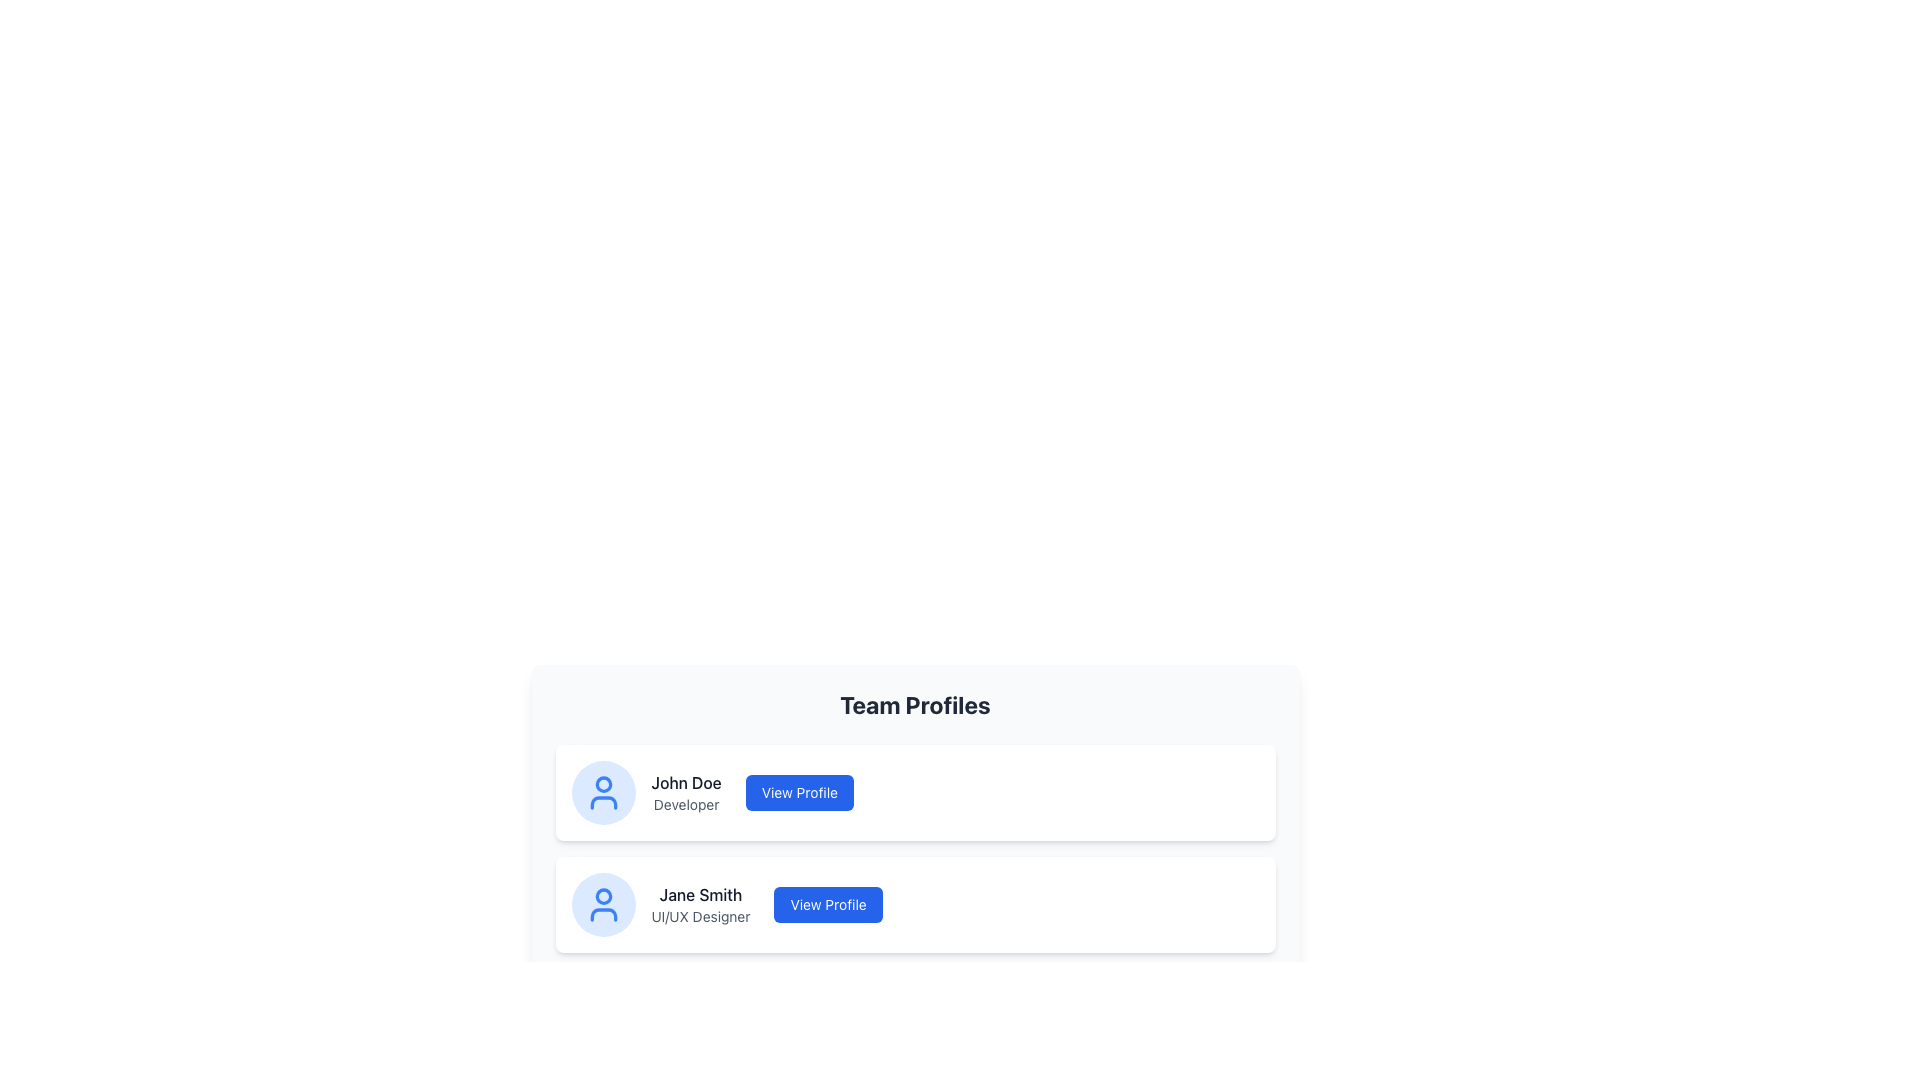 This screenshot has width=1920, height=1080. Describe the element at coordinates (700, 893) in the screenshot. I see `the text label 'Jane Smith' displayed in bold dark gray font within the profile card layout` at that location.